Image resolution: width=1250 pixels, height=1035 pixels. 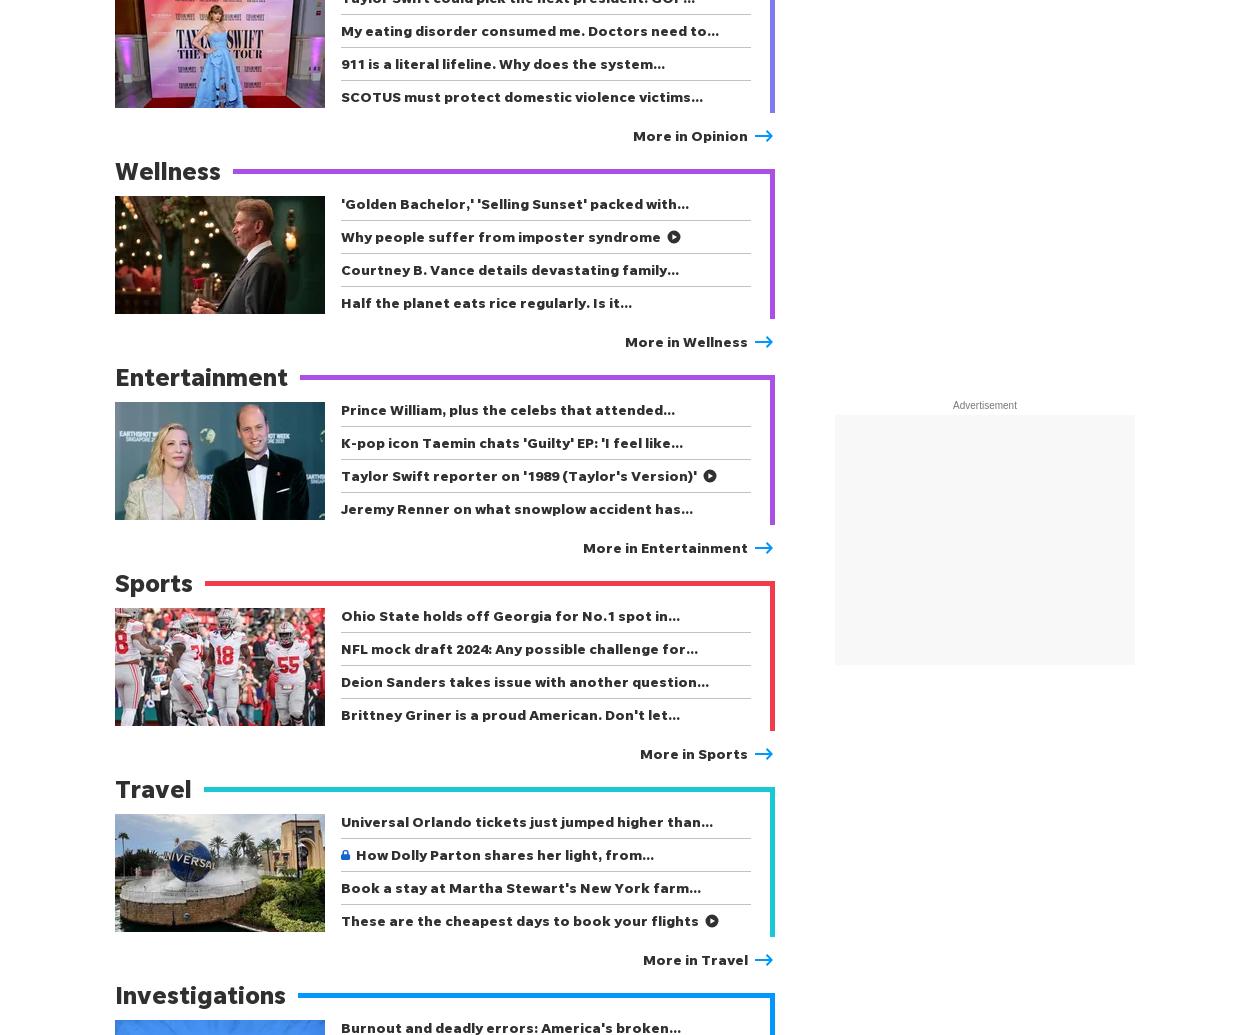 I want to click on ''Golden Bachelor,' 'Selling Sunset' packed with…', so click(x=515, y=203).